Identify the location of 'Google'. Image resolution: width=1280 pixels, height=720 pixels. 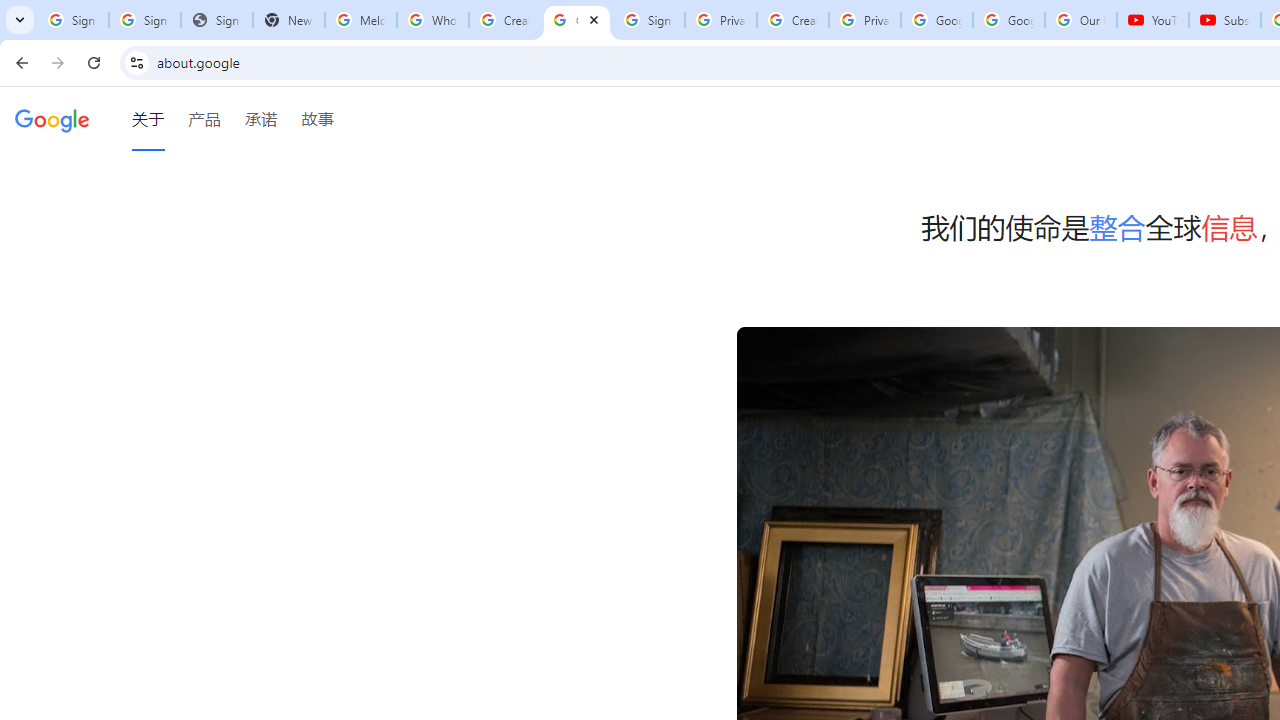
(52, 119).